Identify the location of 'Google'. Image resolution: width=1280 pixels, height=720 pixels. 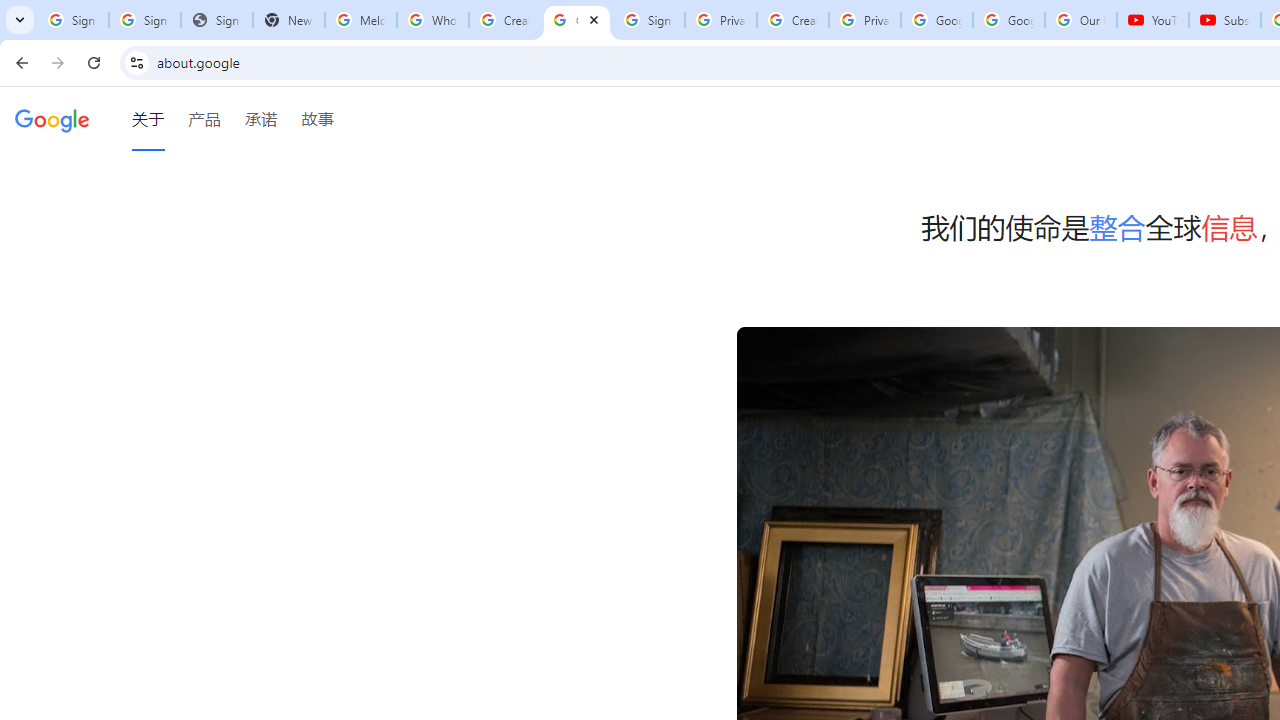
(52, 119).